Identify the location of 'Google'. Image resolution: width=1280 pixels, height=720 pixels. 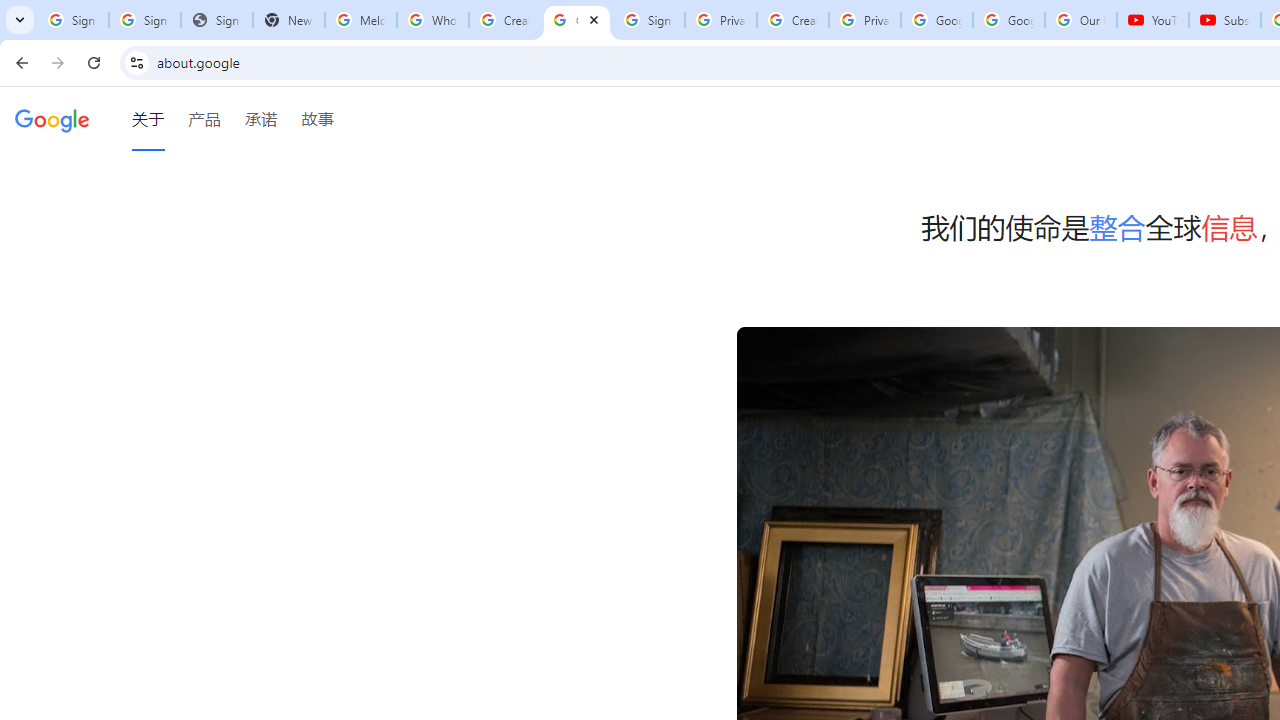
(52, 119).